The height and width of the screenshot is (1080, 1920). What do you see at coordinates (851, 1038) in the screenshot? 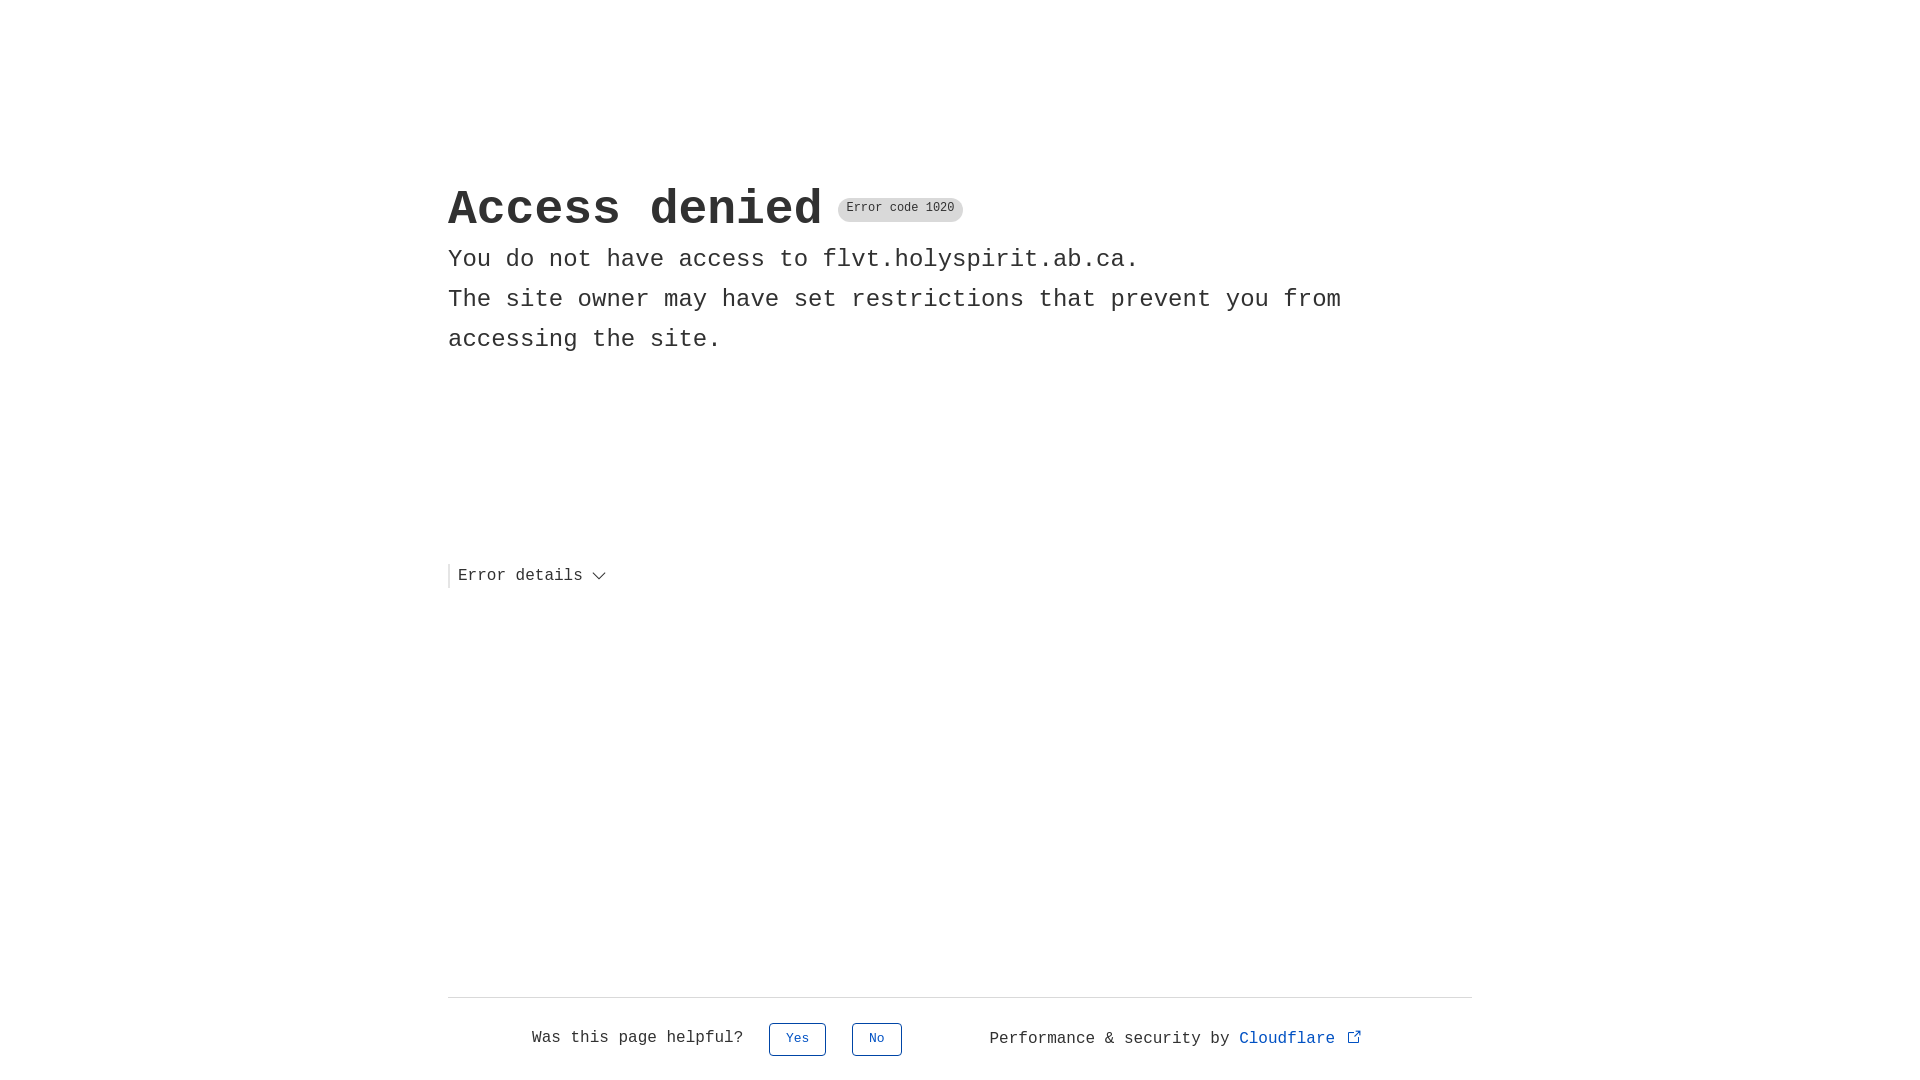
I see `'No'` at bounding box center [851, 1038].